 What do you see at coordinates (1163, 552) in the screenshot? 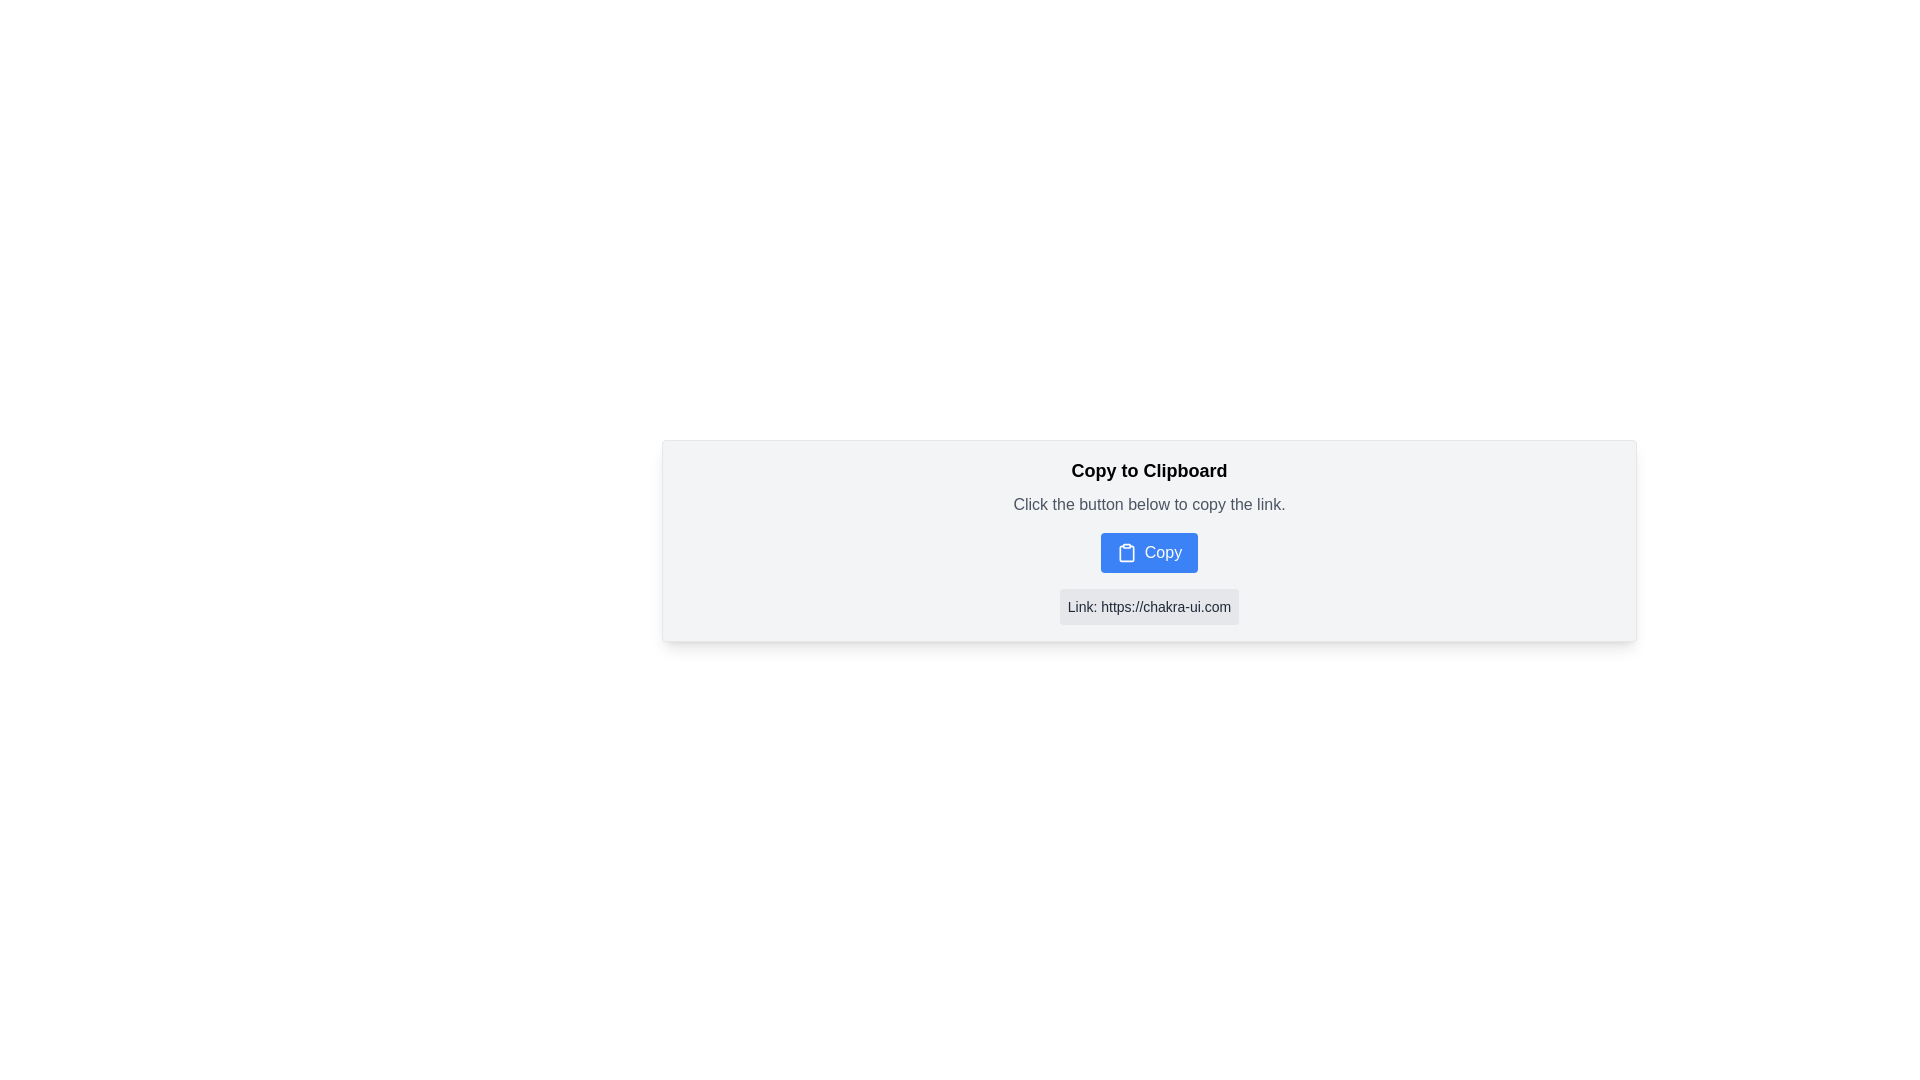
I see `the 'Copy' text element, which is part of a blue button that triggers copying content, located centrally on the interface` at bounding box center [1163, 552].